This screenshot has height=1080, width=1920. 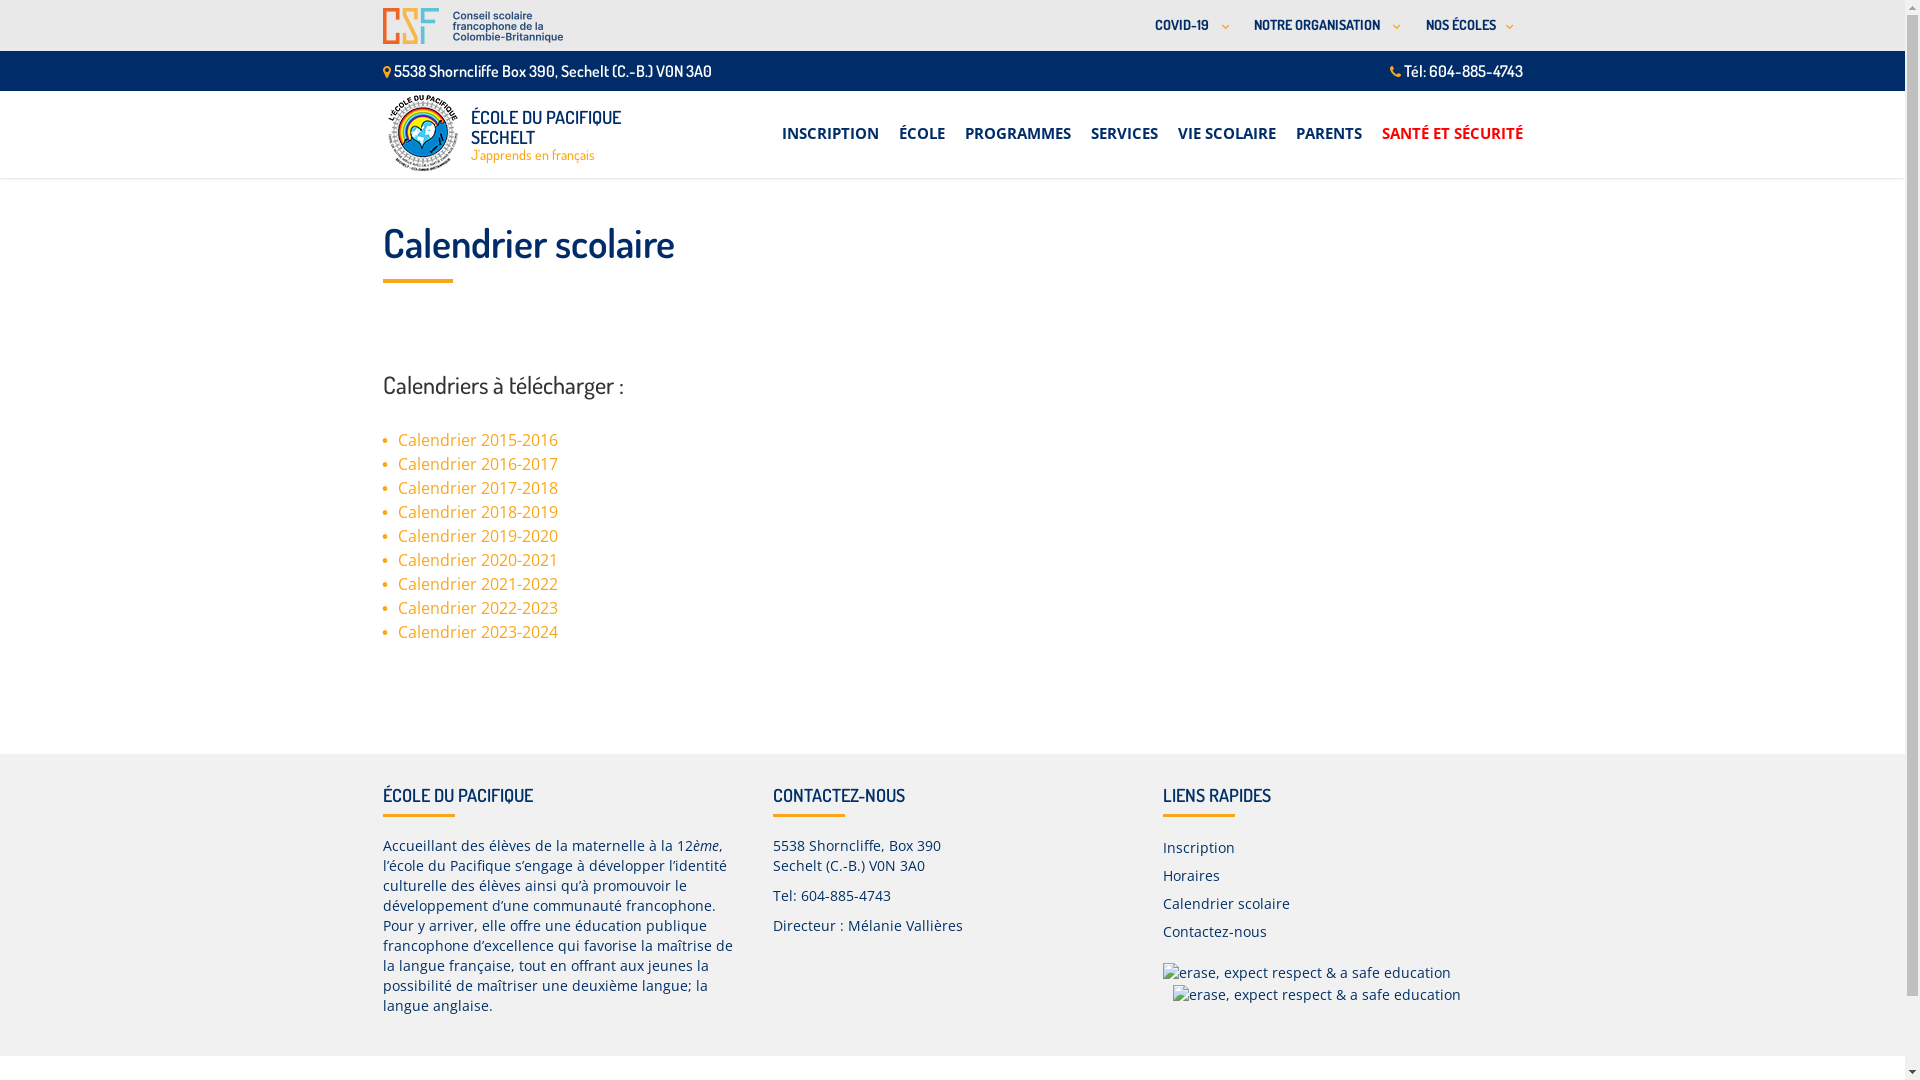 I want to click on 'Calendrier 2018-2019', so click(x=477, y=511).